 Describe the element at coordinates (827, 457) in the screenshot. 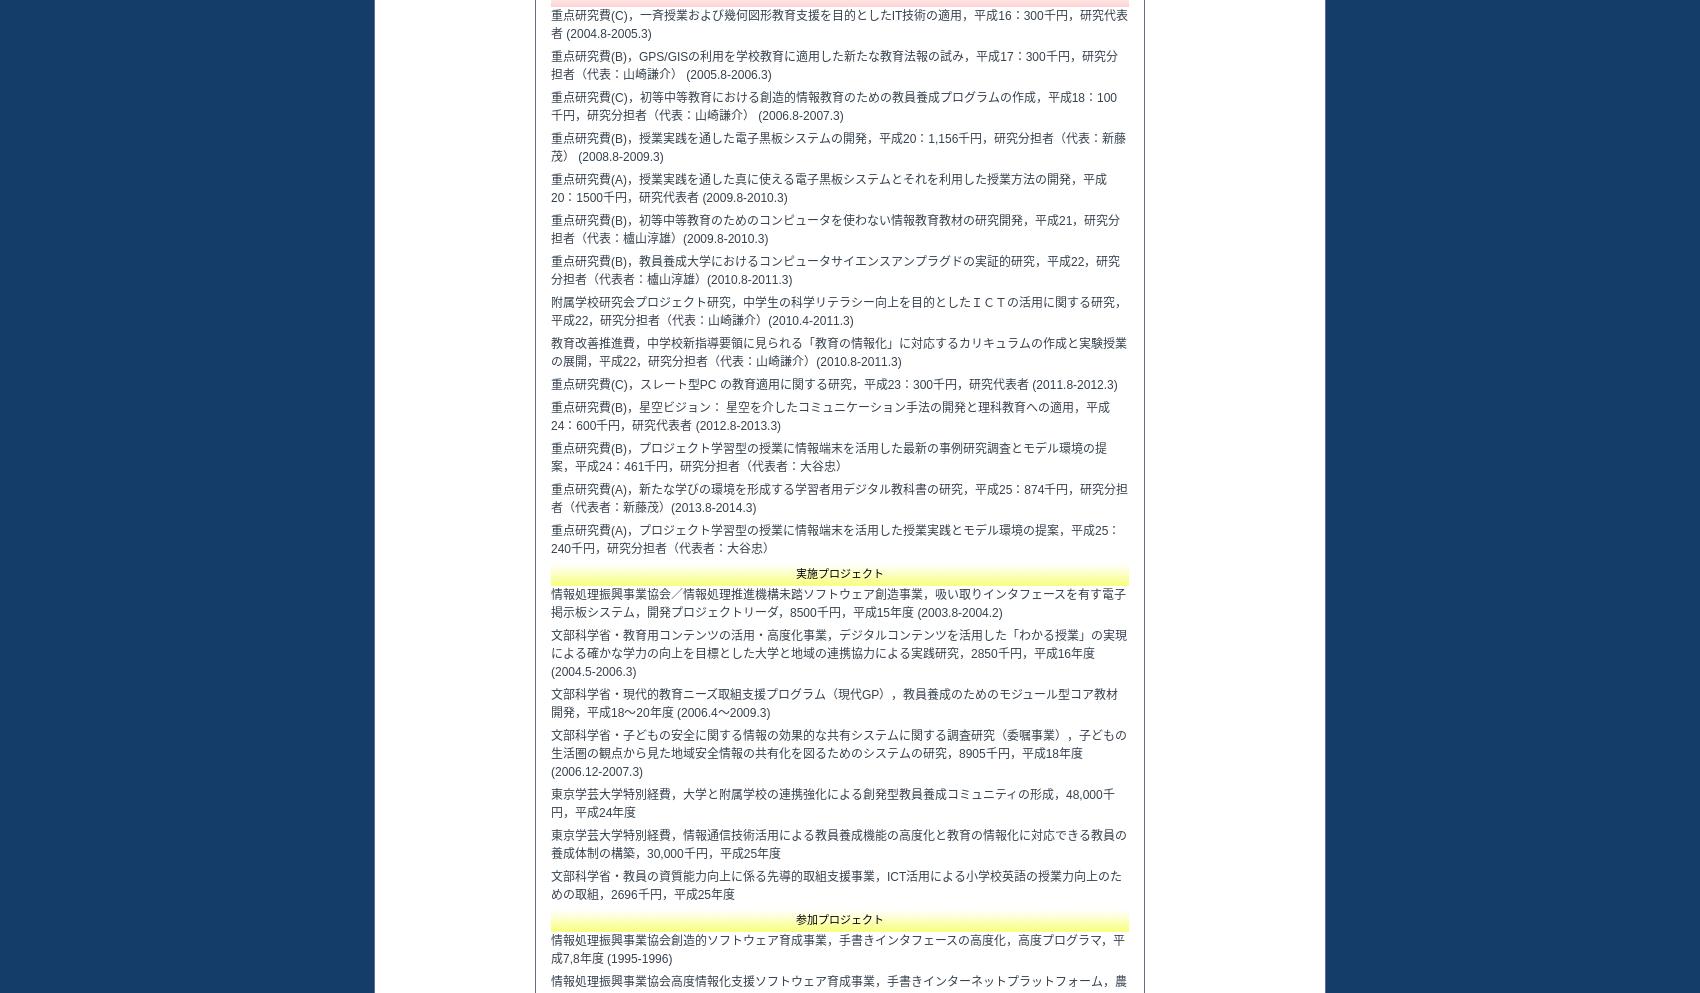

I see `'重点研究費(B)，プロジェクト学習型の授業に情報端末を活用した最新の事例研究調査とモデル環境の提案，平成24：461千円，研究分担者（代表者：大谷忠）'` at that location.